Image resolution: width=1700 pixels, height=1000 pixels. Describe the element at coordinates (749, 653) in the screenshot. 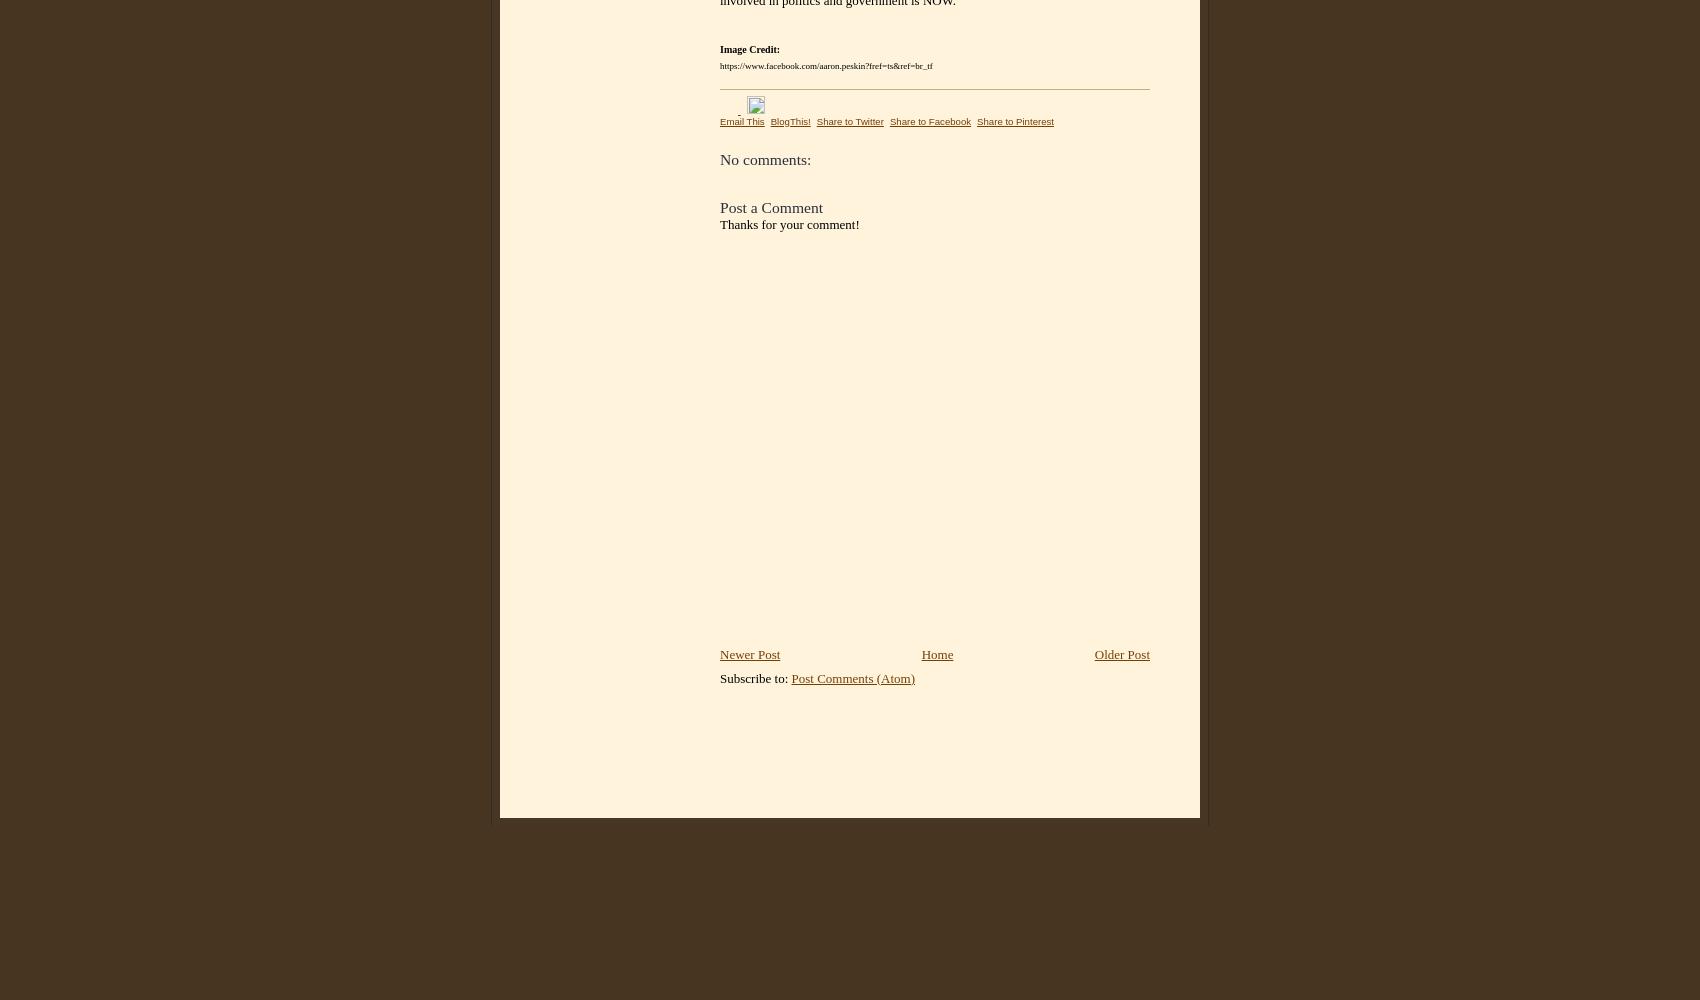

I see `'Newer Post'` at that location.